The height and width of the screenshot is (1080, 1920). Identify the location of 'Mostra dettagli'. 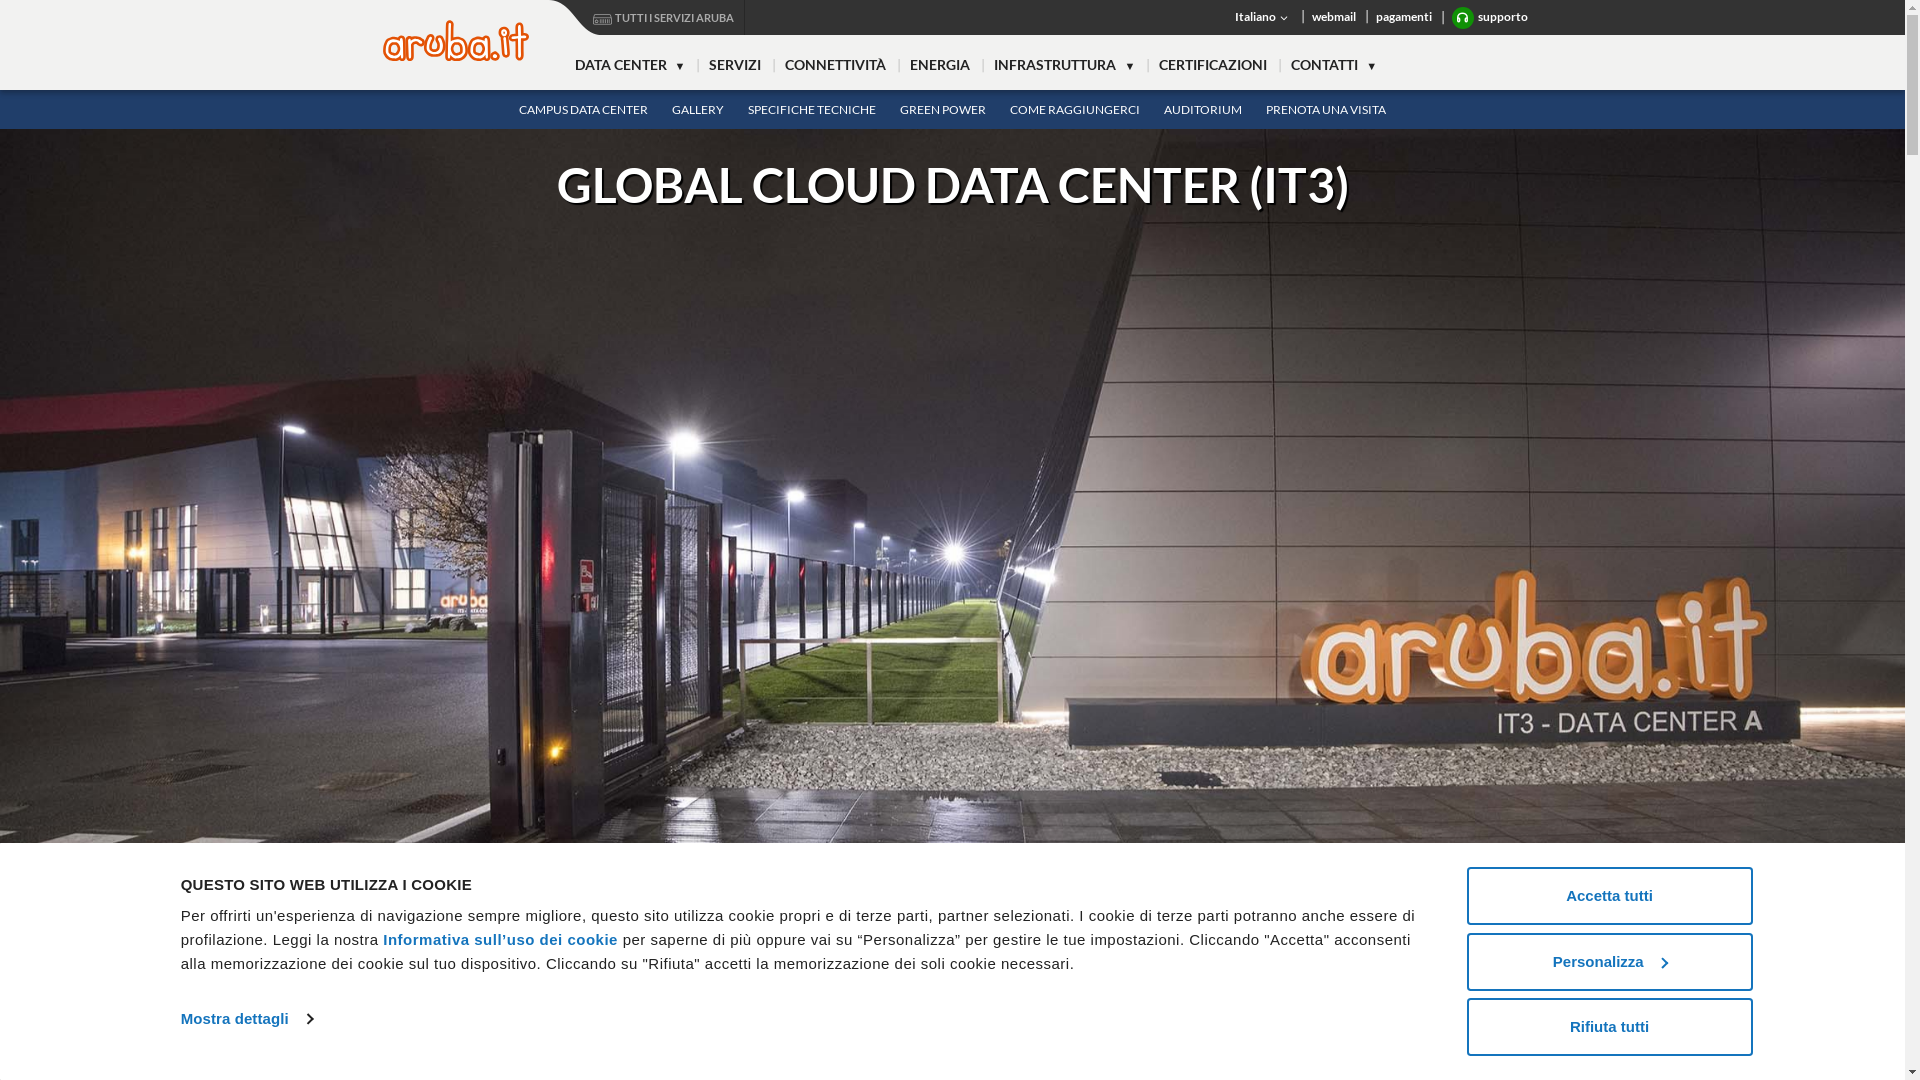
(245, 1018).